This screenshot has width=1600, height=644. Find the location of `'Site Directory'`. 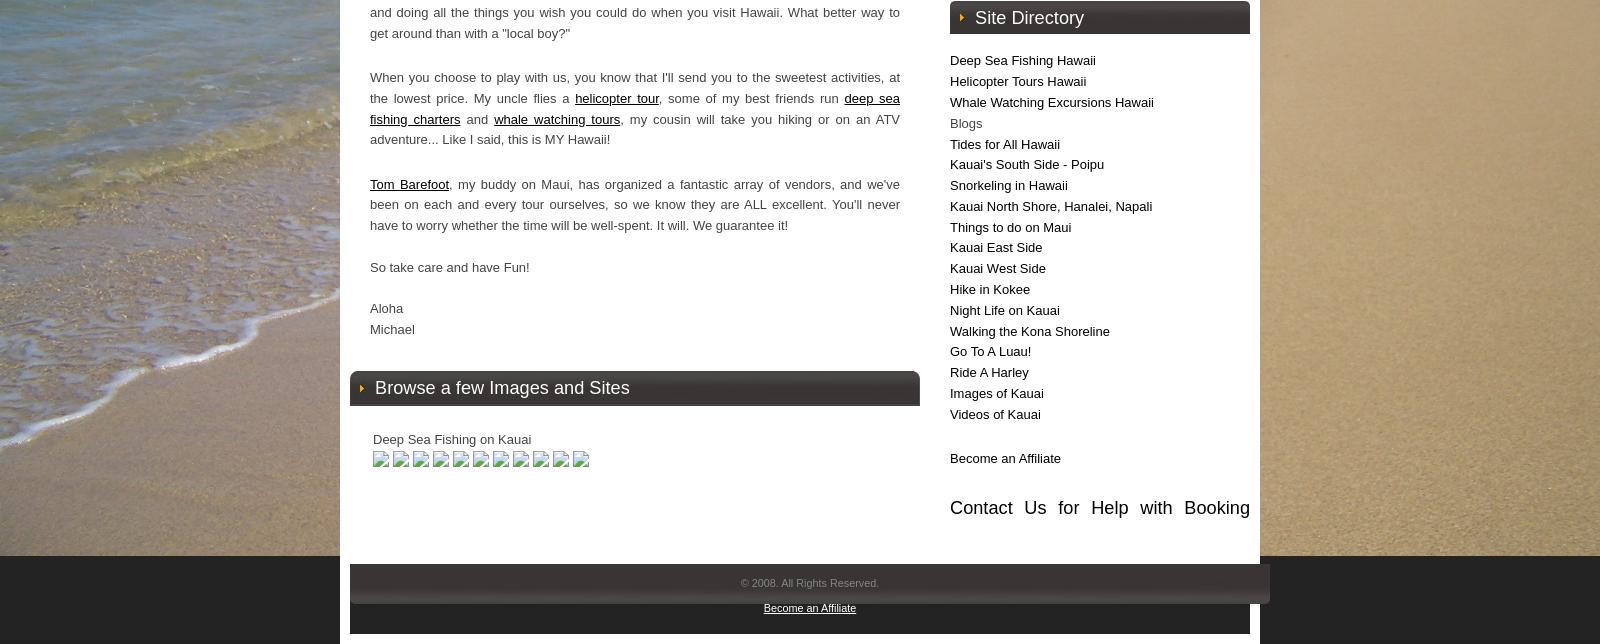

'Site Directory' is located at coordinates (1029, 18).